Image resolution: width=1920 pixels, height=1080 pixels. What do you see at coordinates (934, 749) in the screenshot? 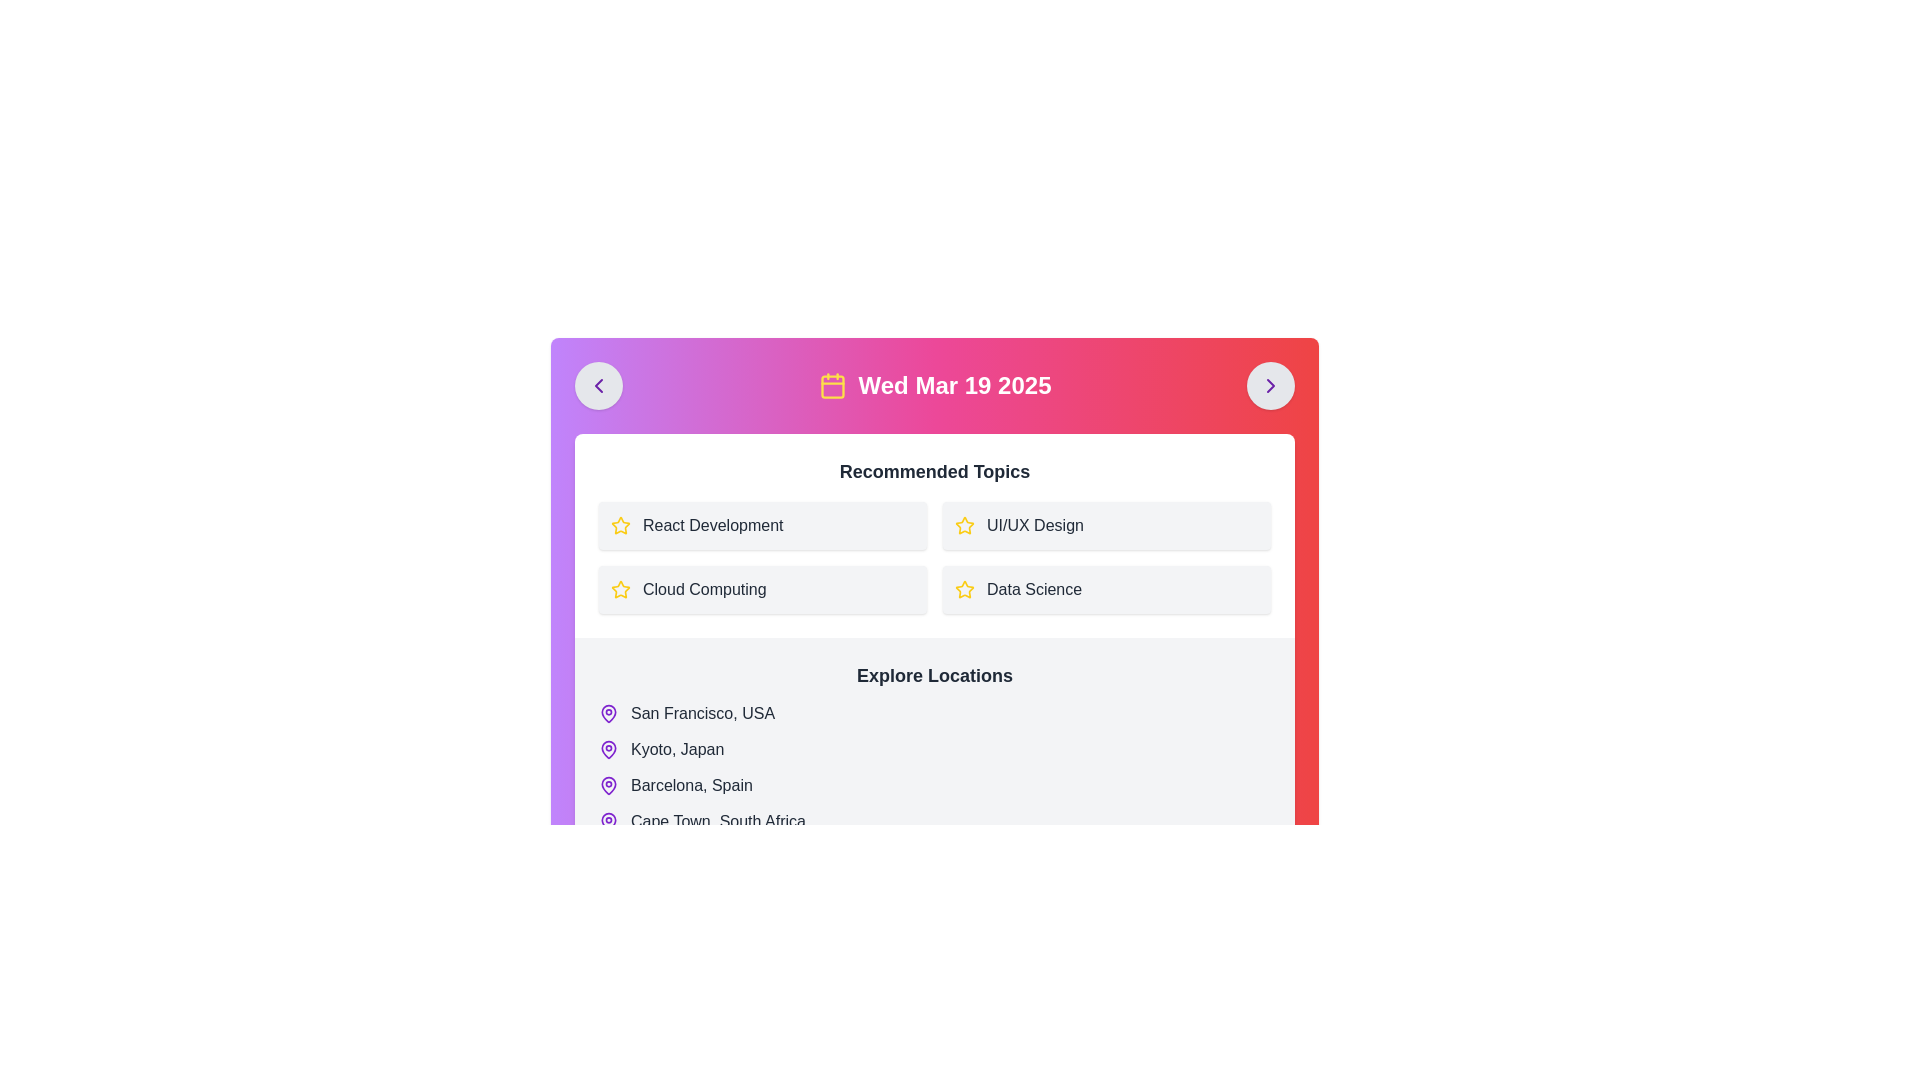
I see `the list item representing 'Kyoto, Japan', which is the second location in the 'Explore Locations' section, situated between 'San Francisco, USA' and 'Barcelona, Spain'` at bounding box center [934, 749].